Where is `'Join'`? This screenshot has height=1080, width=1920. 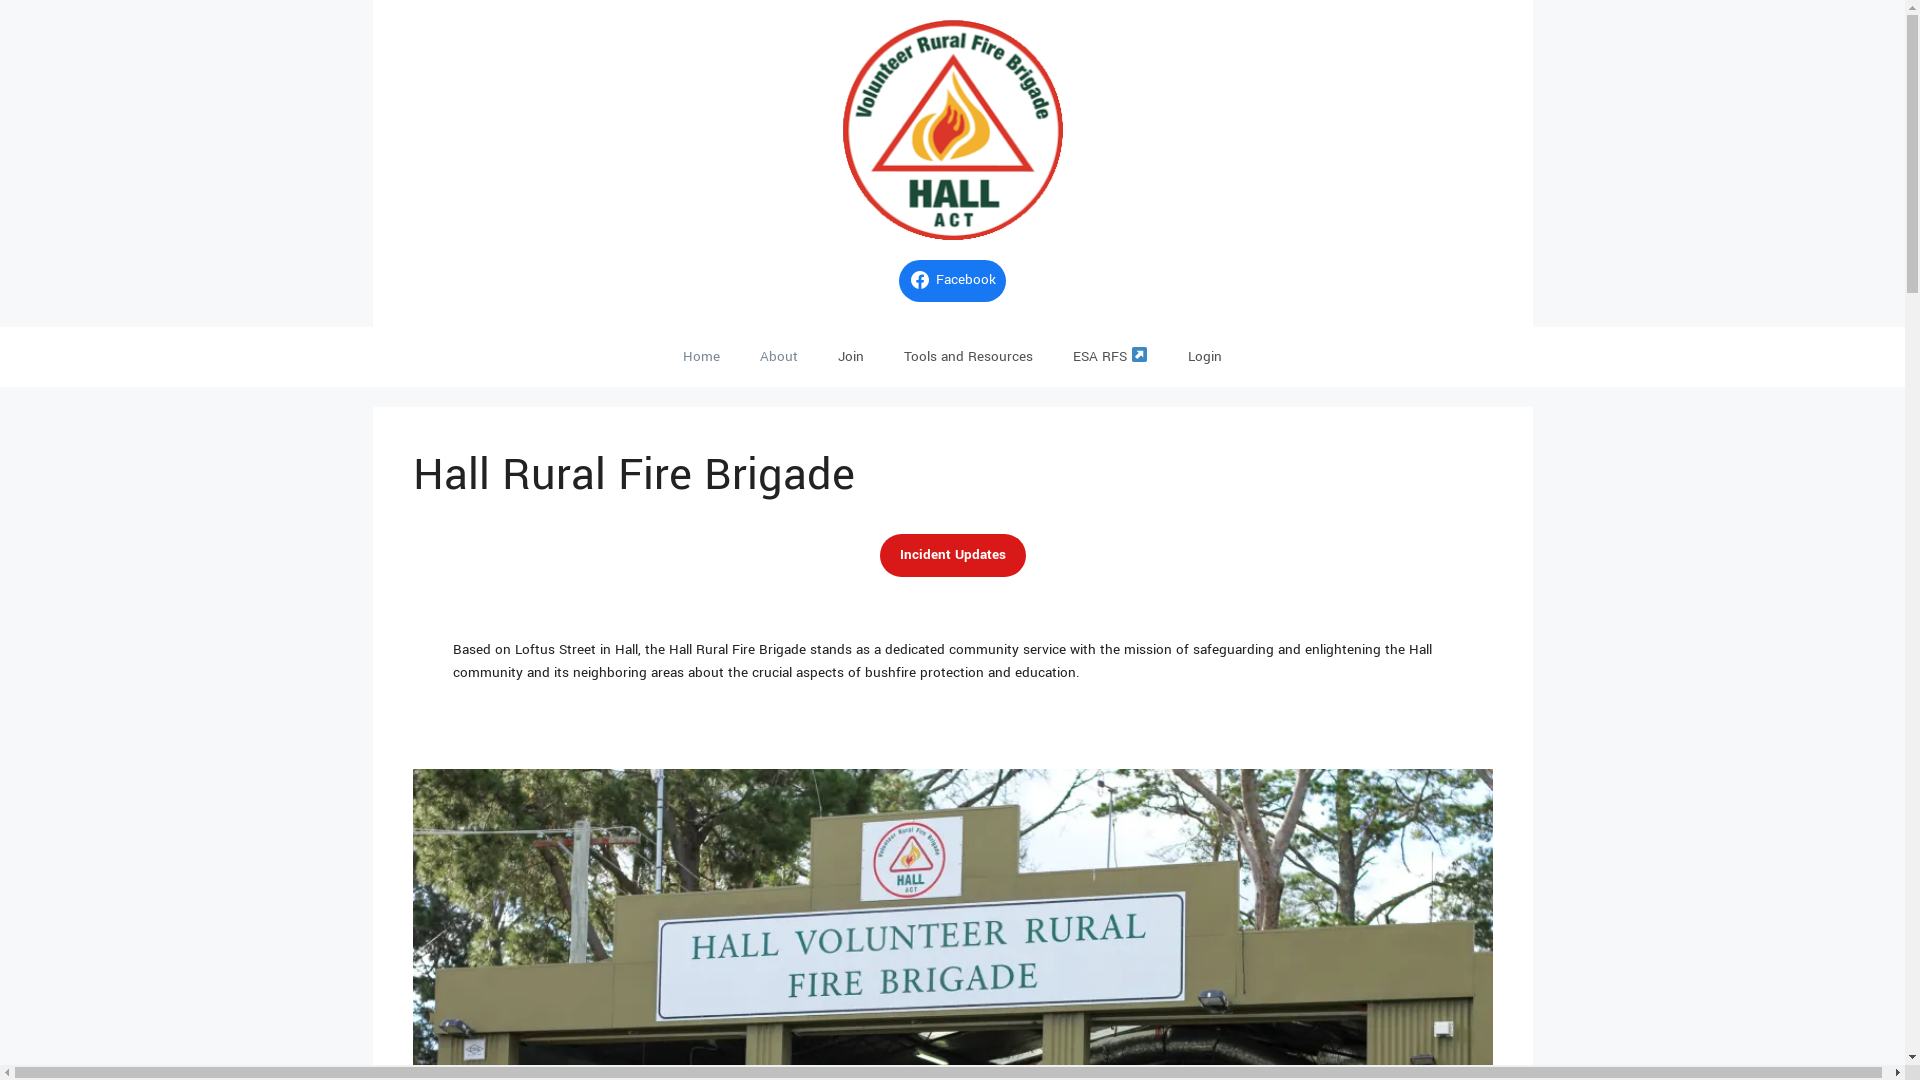
'Join' is located at coordinates (850, 356).